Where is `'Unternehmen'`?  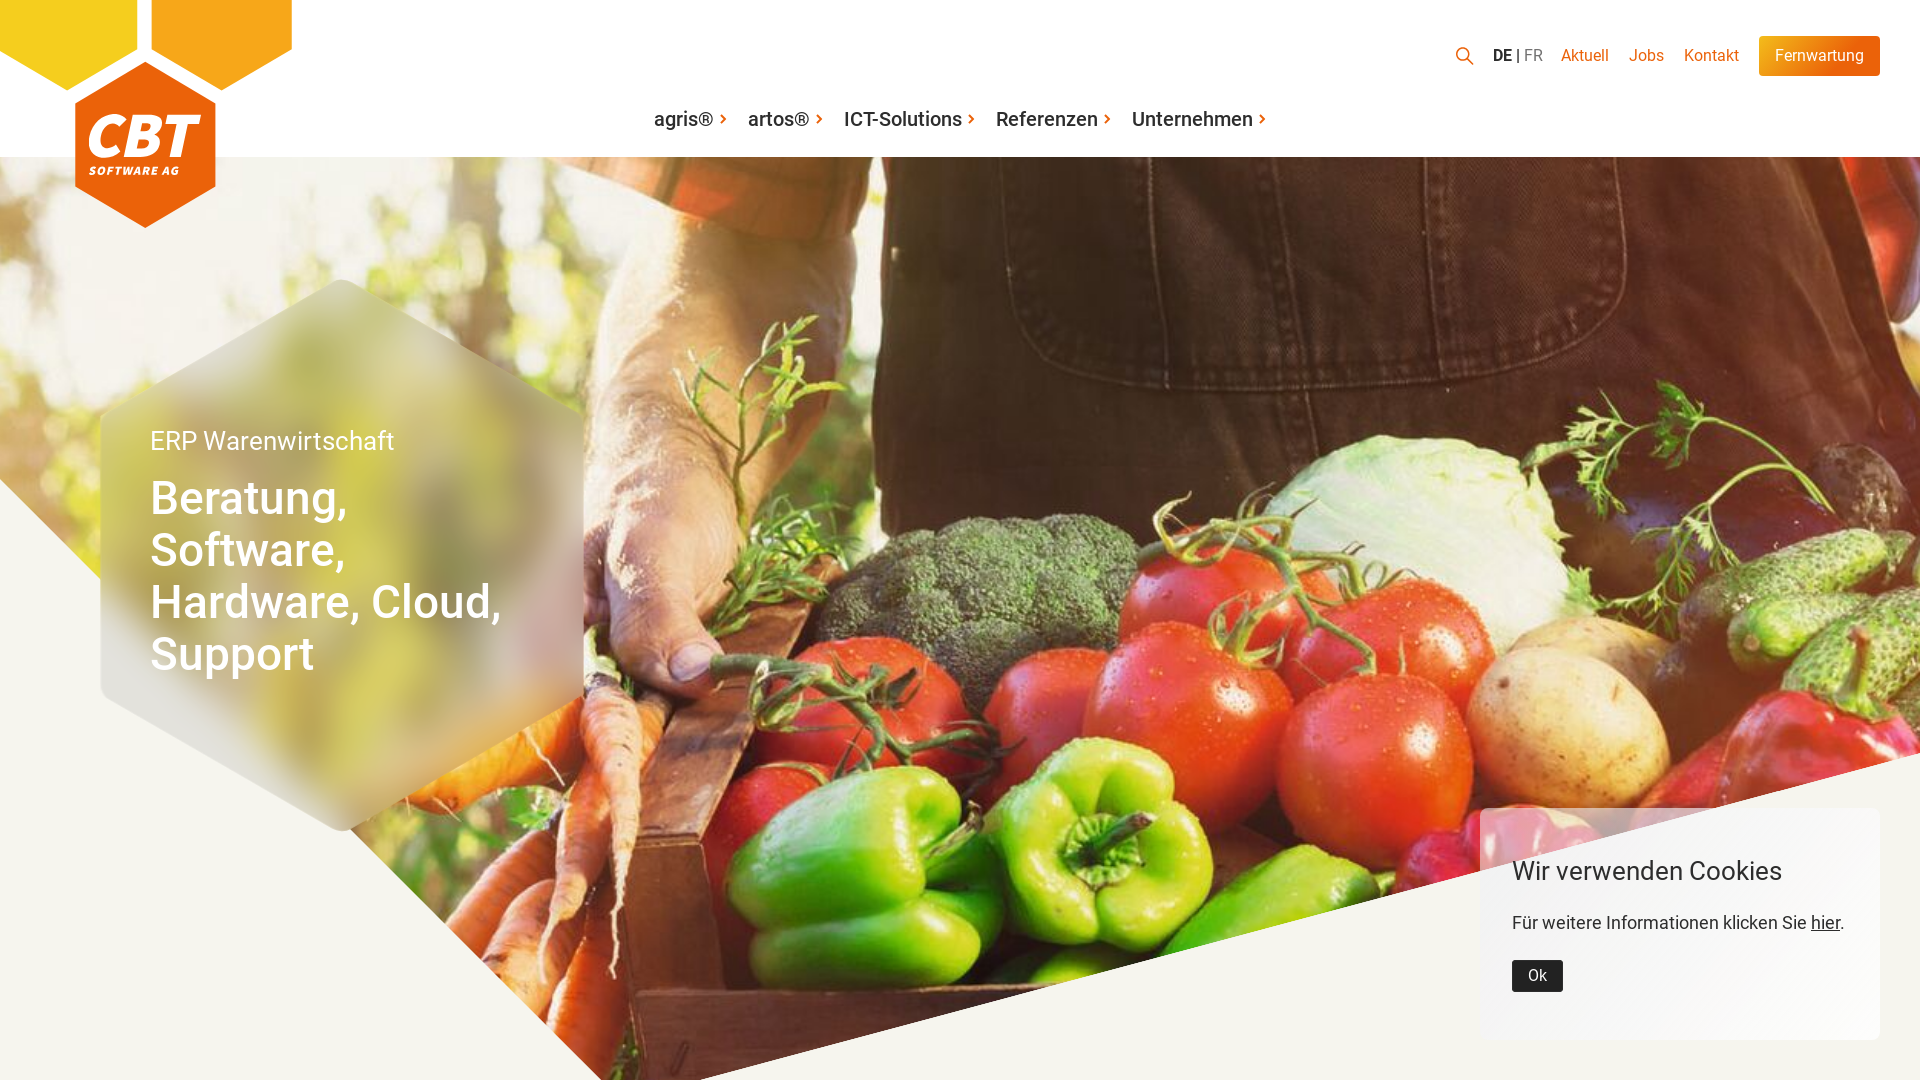
'Unternehmen' is located at coordinates (1122, 119).